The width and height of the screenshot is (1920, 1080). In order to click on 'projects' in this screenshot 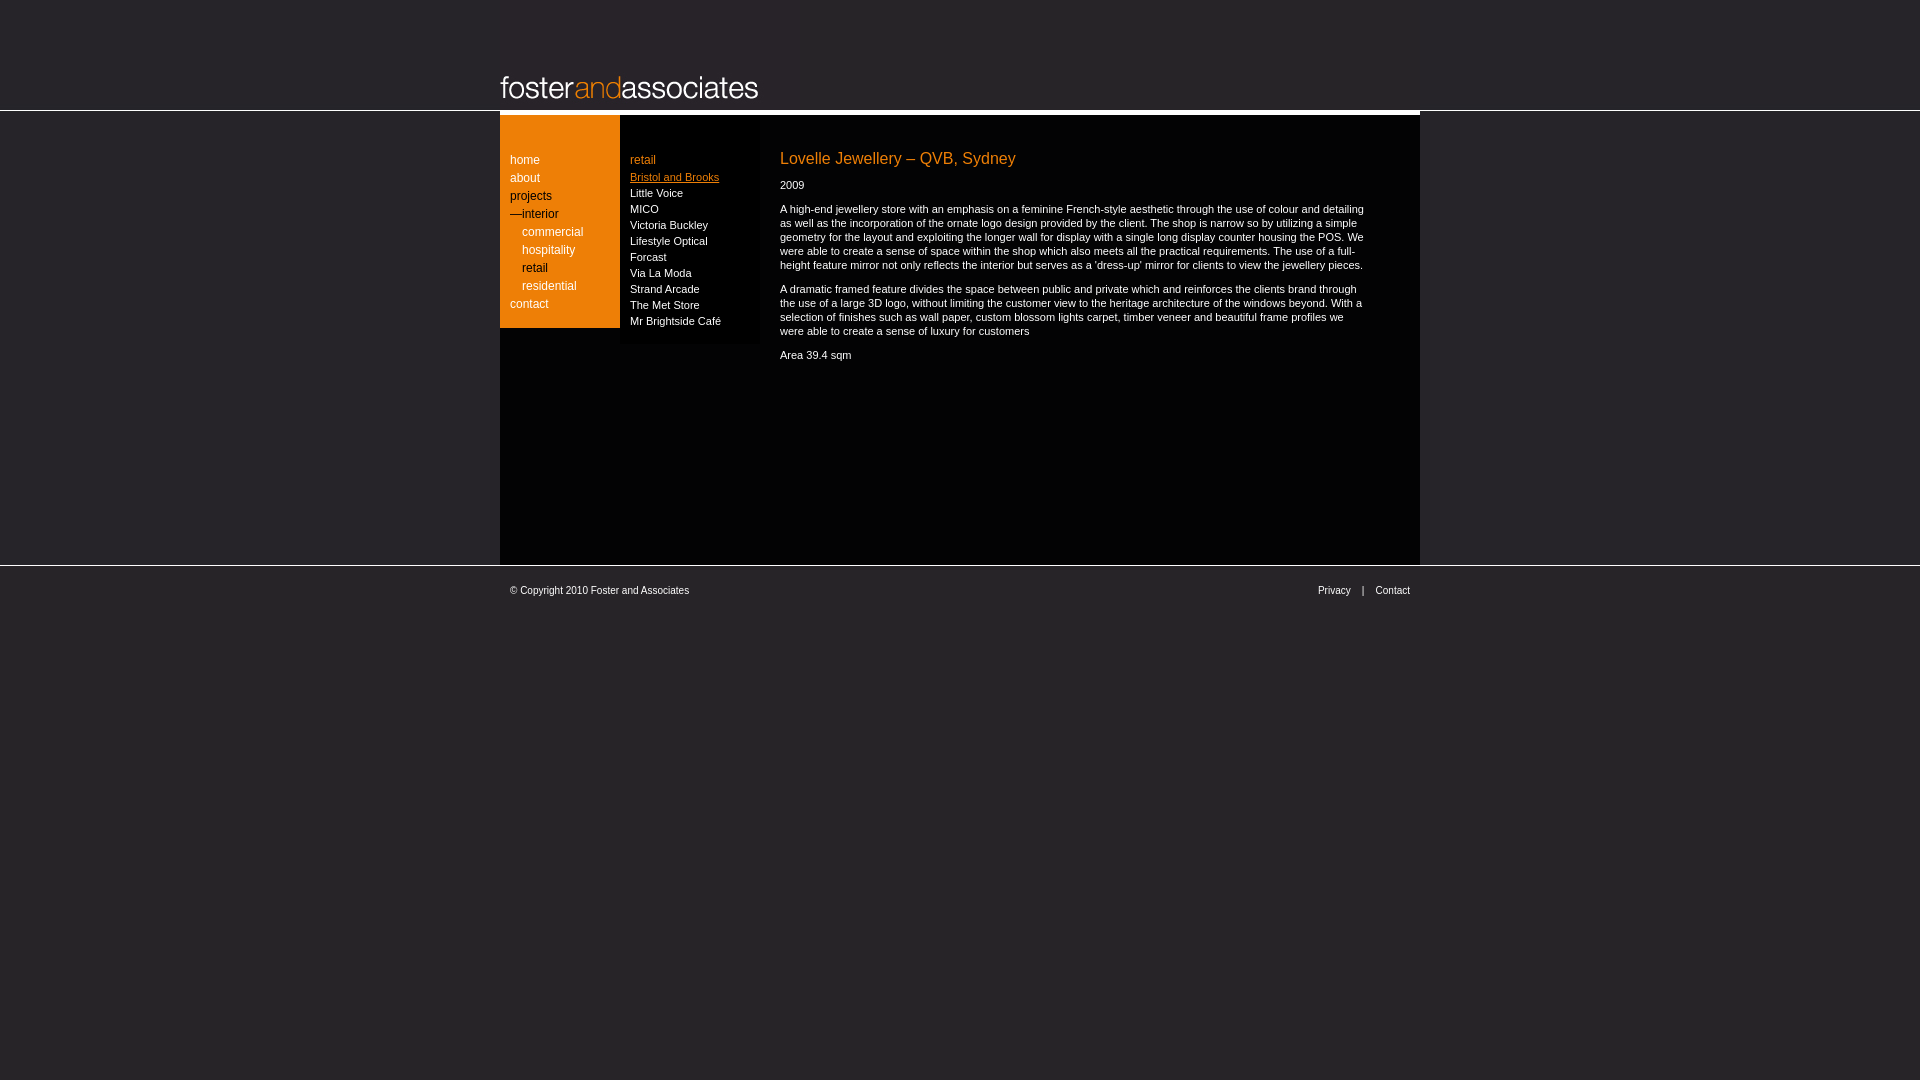, I will do `click(560, 196)`.